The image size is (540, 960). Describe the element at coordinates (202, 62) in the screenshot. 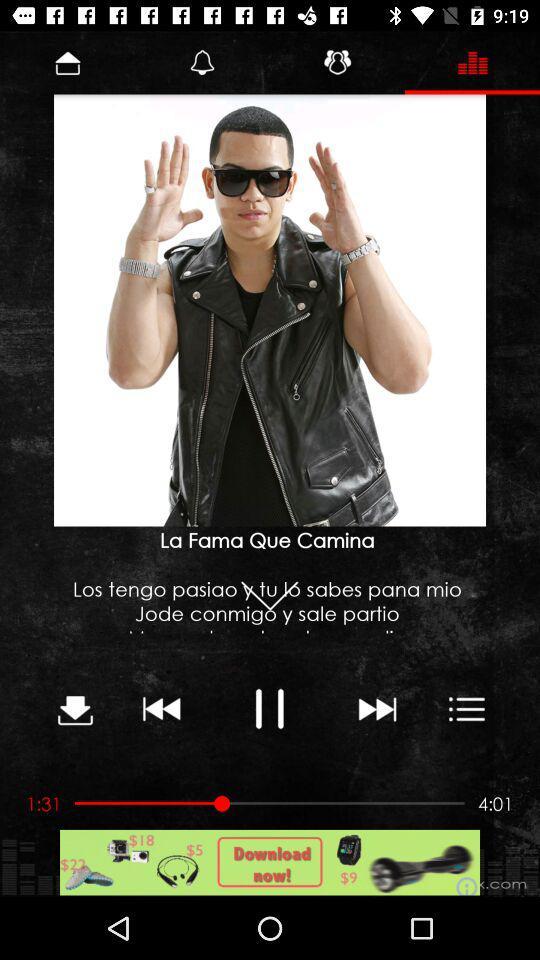

I see `the bell icon` at that location.